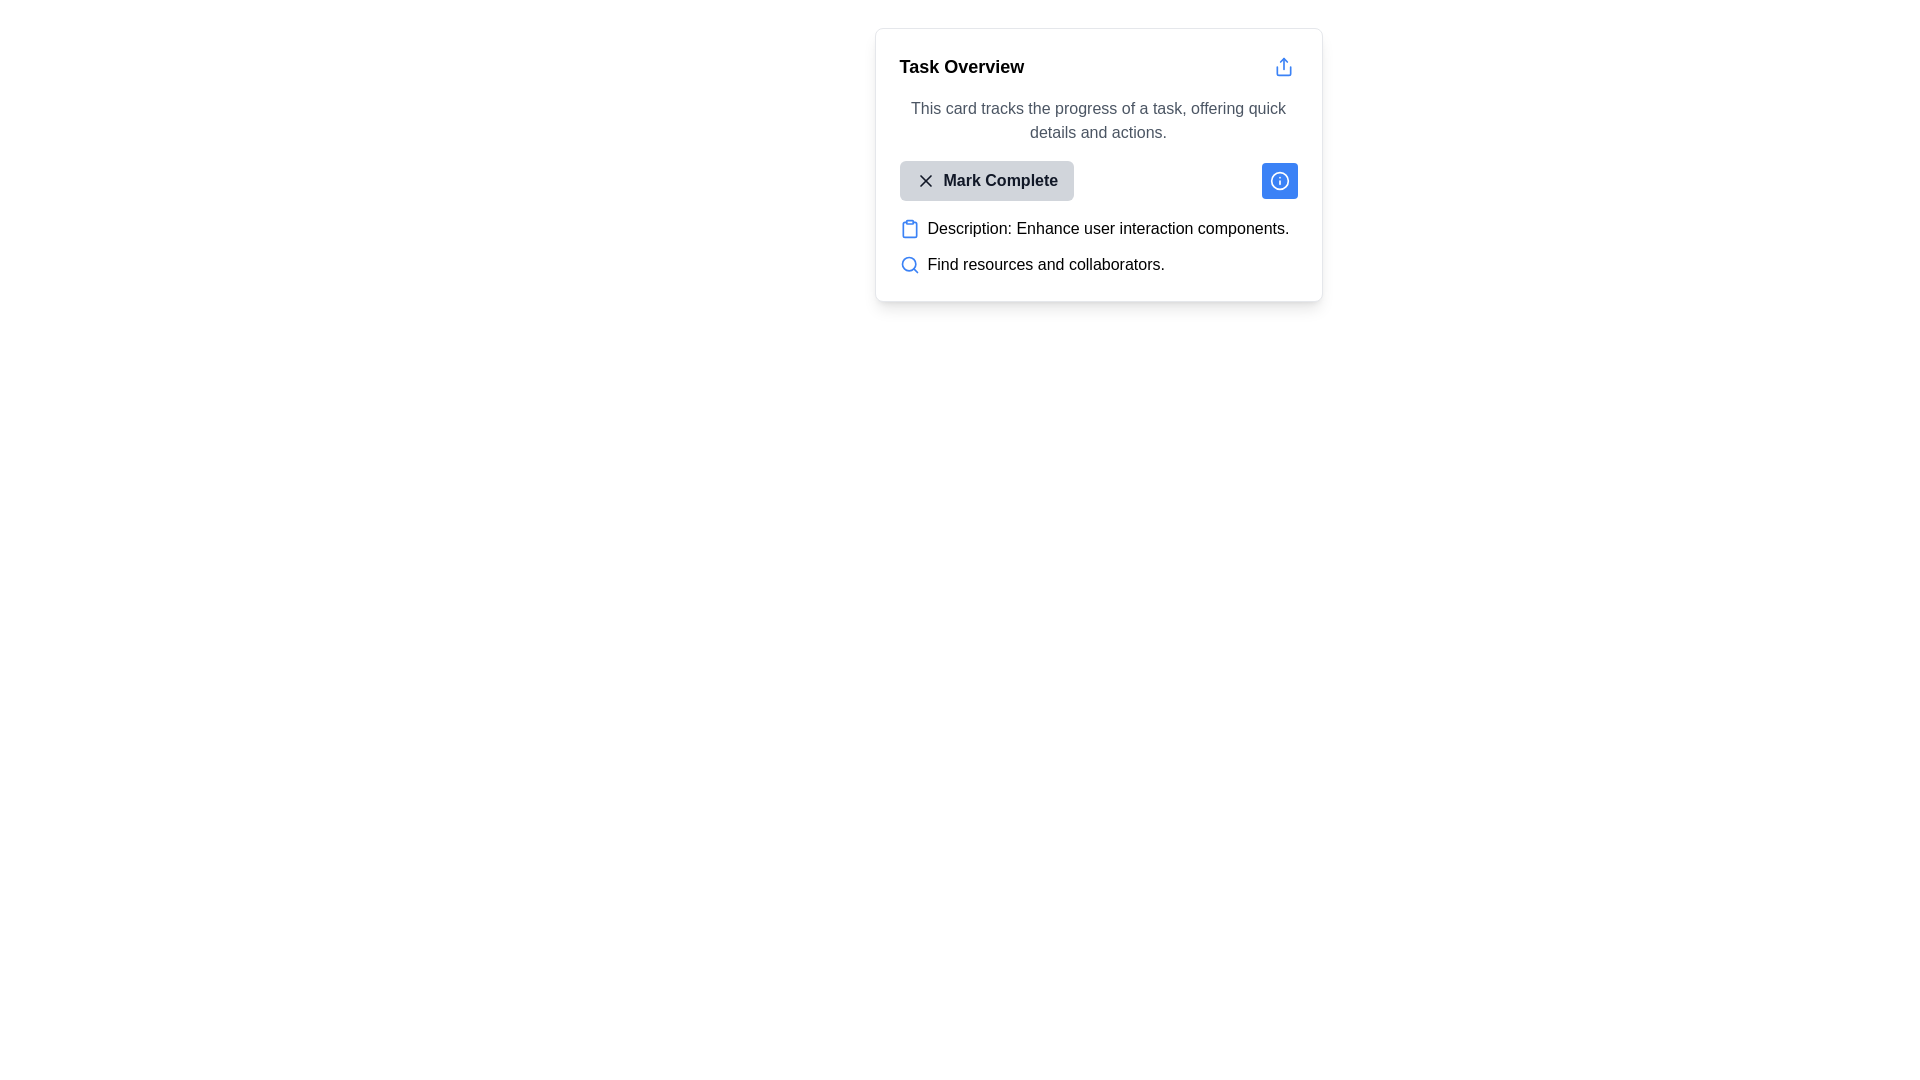 Image resolution: width=1920 pixels, height=1080 pixels. I want to click on the cross icon located within the 'Mark Complete' button, positioned to the left of the text label 'Mark Complete', so click(924, 181).